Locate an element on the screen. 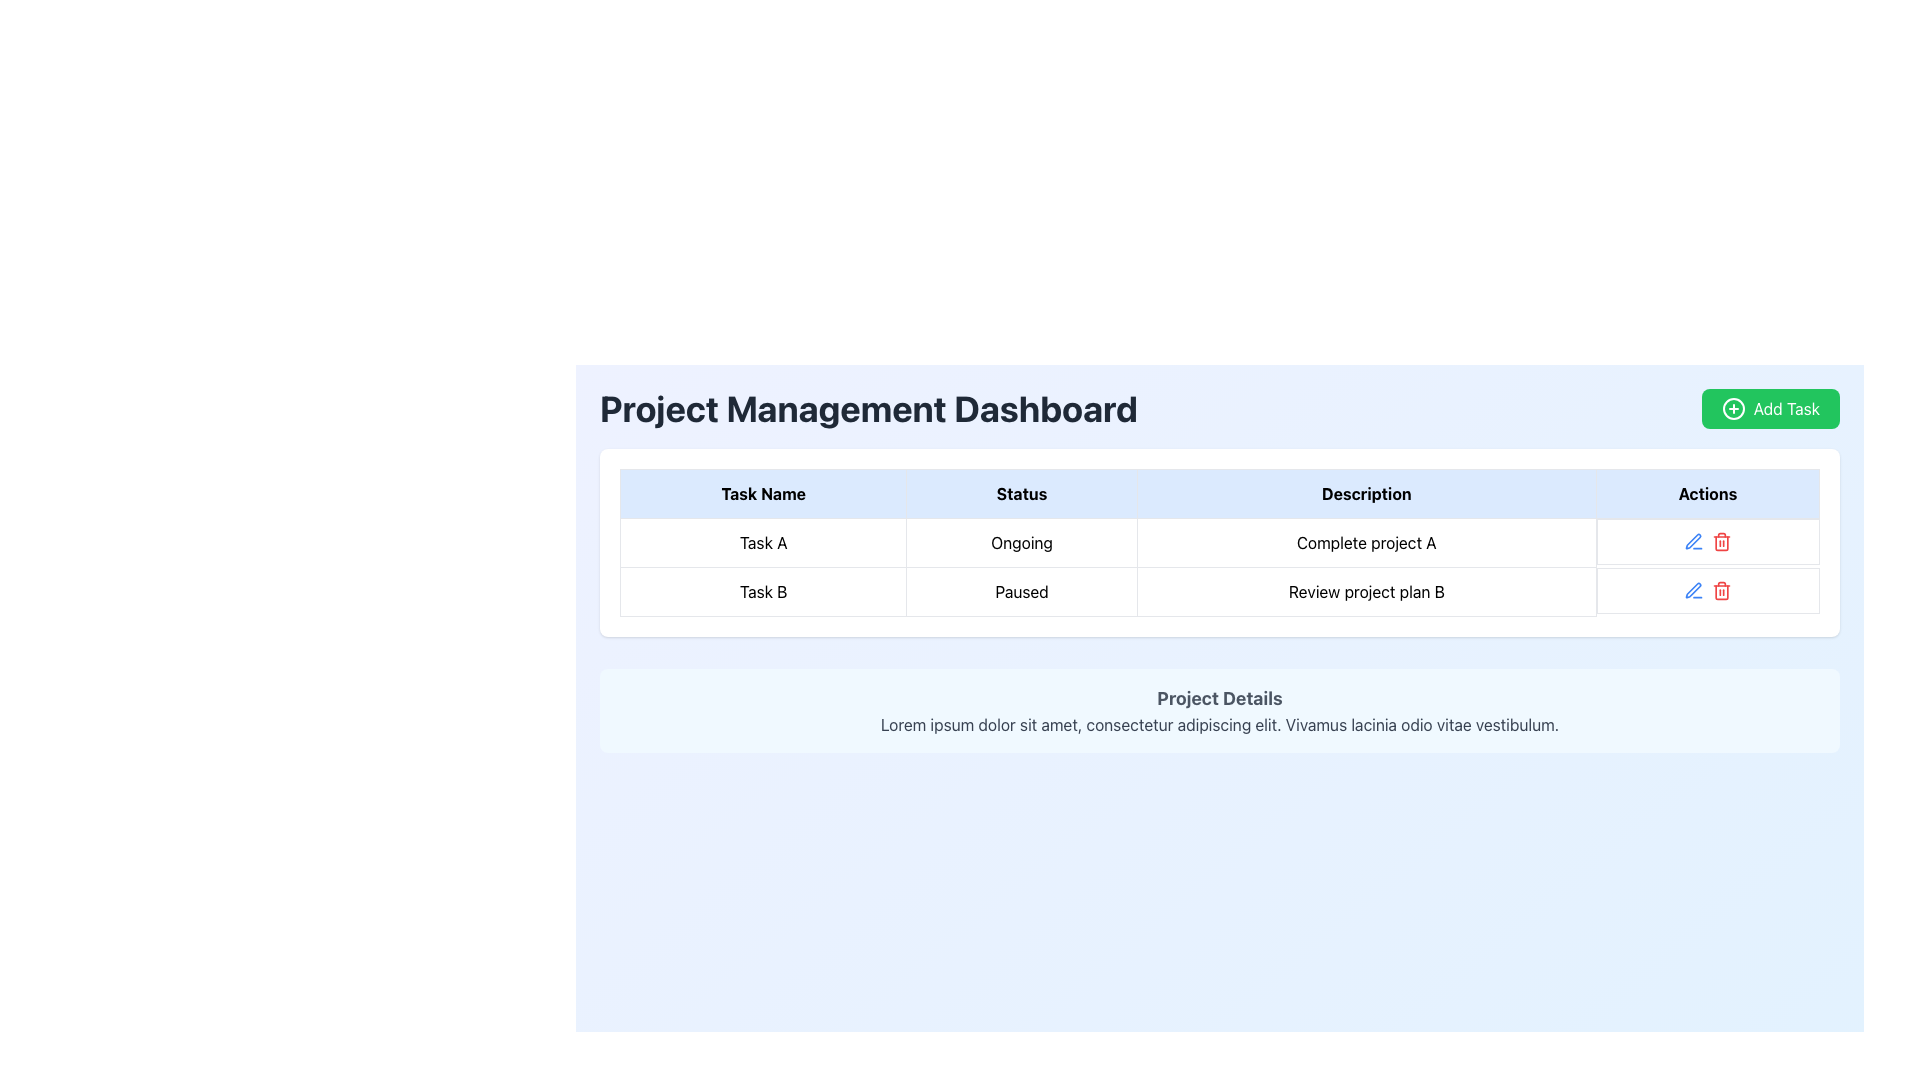  the Text Display element, which is a block of light gray text located below the 'Project Details' heading and enclosed in a light blue background with rounded corners is located at coordinates (1218, 725).